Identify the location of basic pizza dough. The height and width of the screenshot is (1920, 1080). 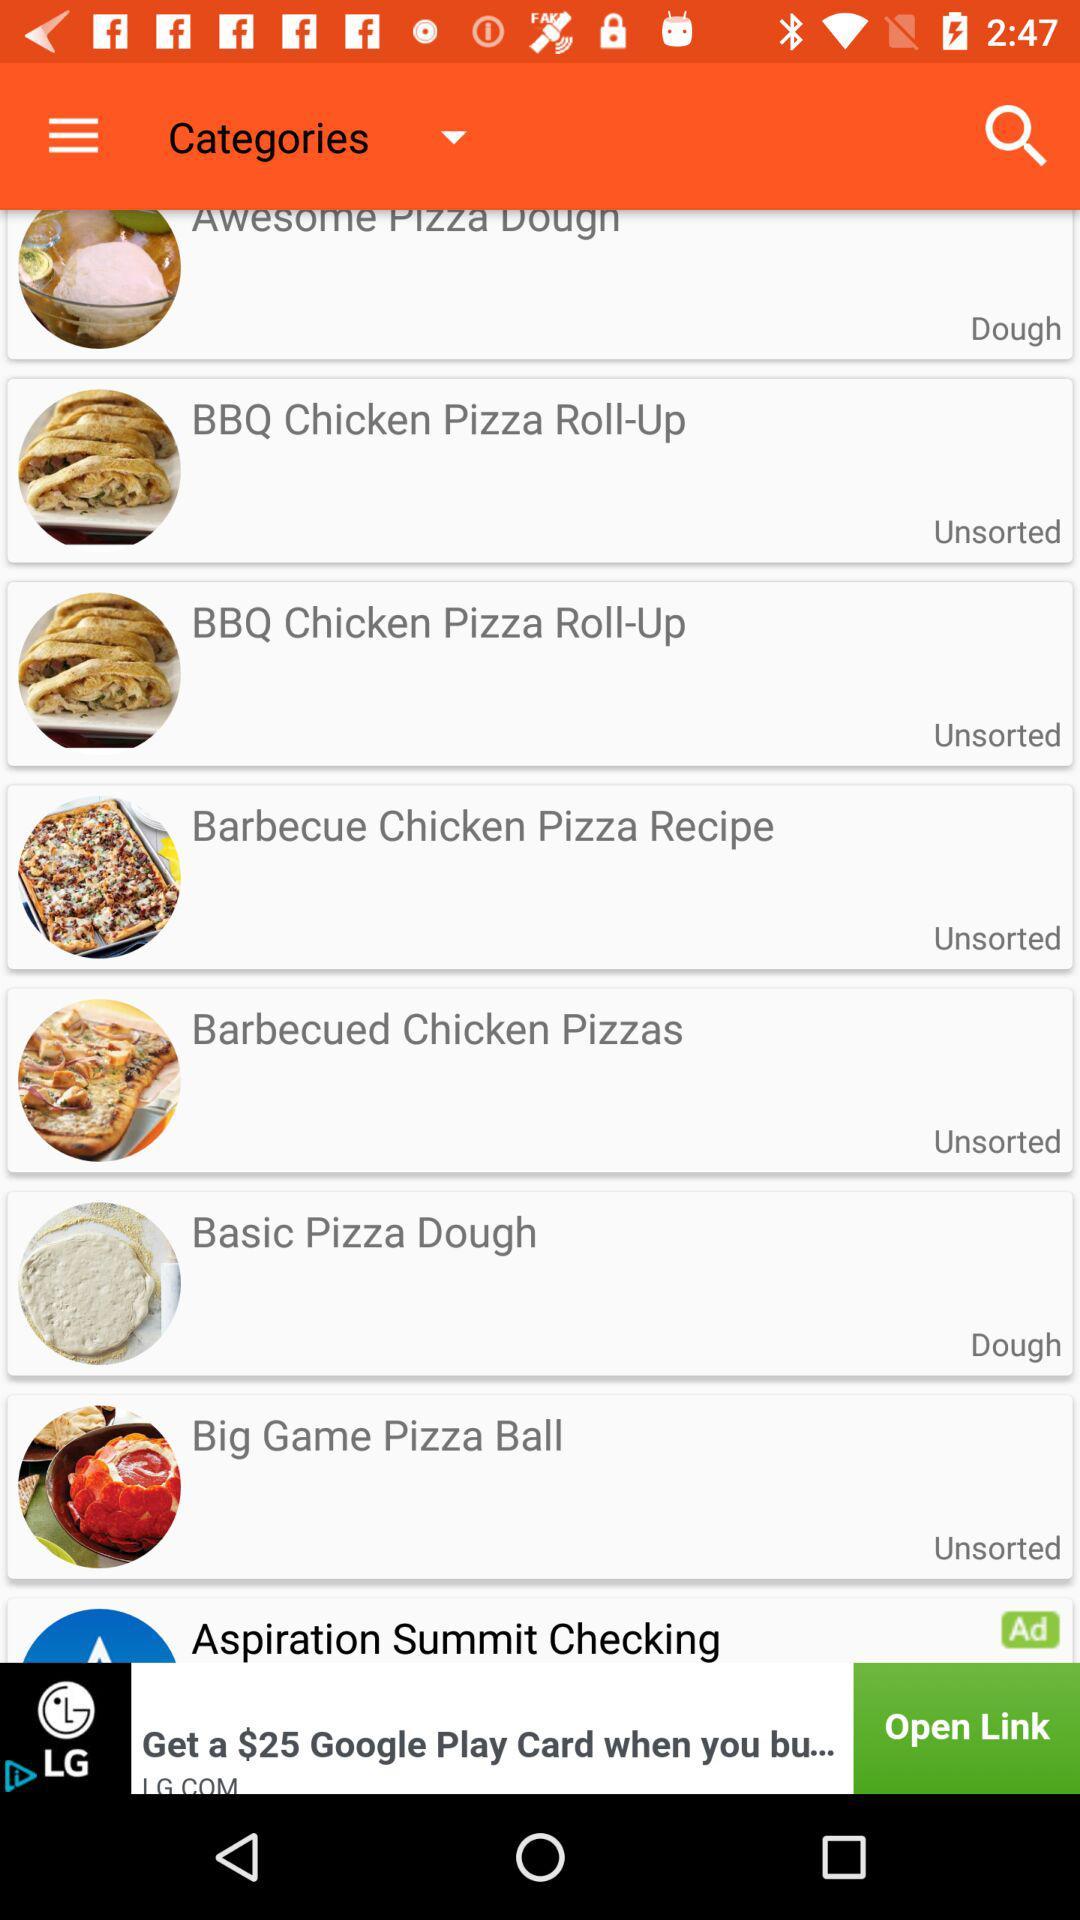
(540, 1256).